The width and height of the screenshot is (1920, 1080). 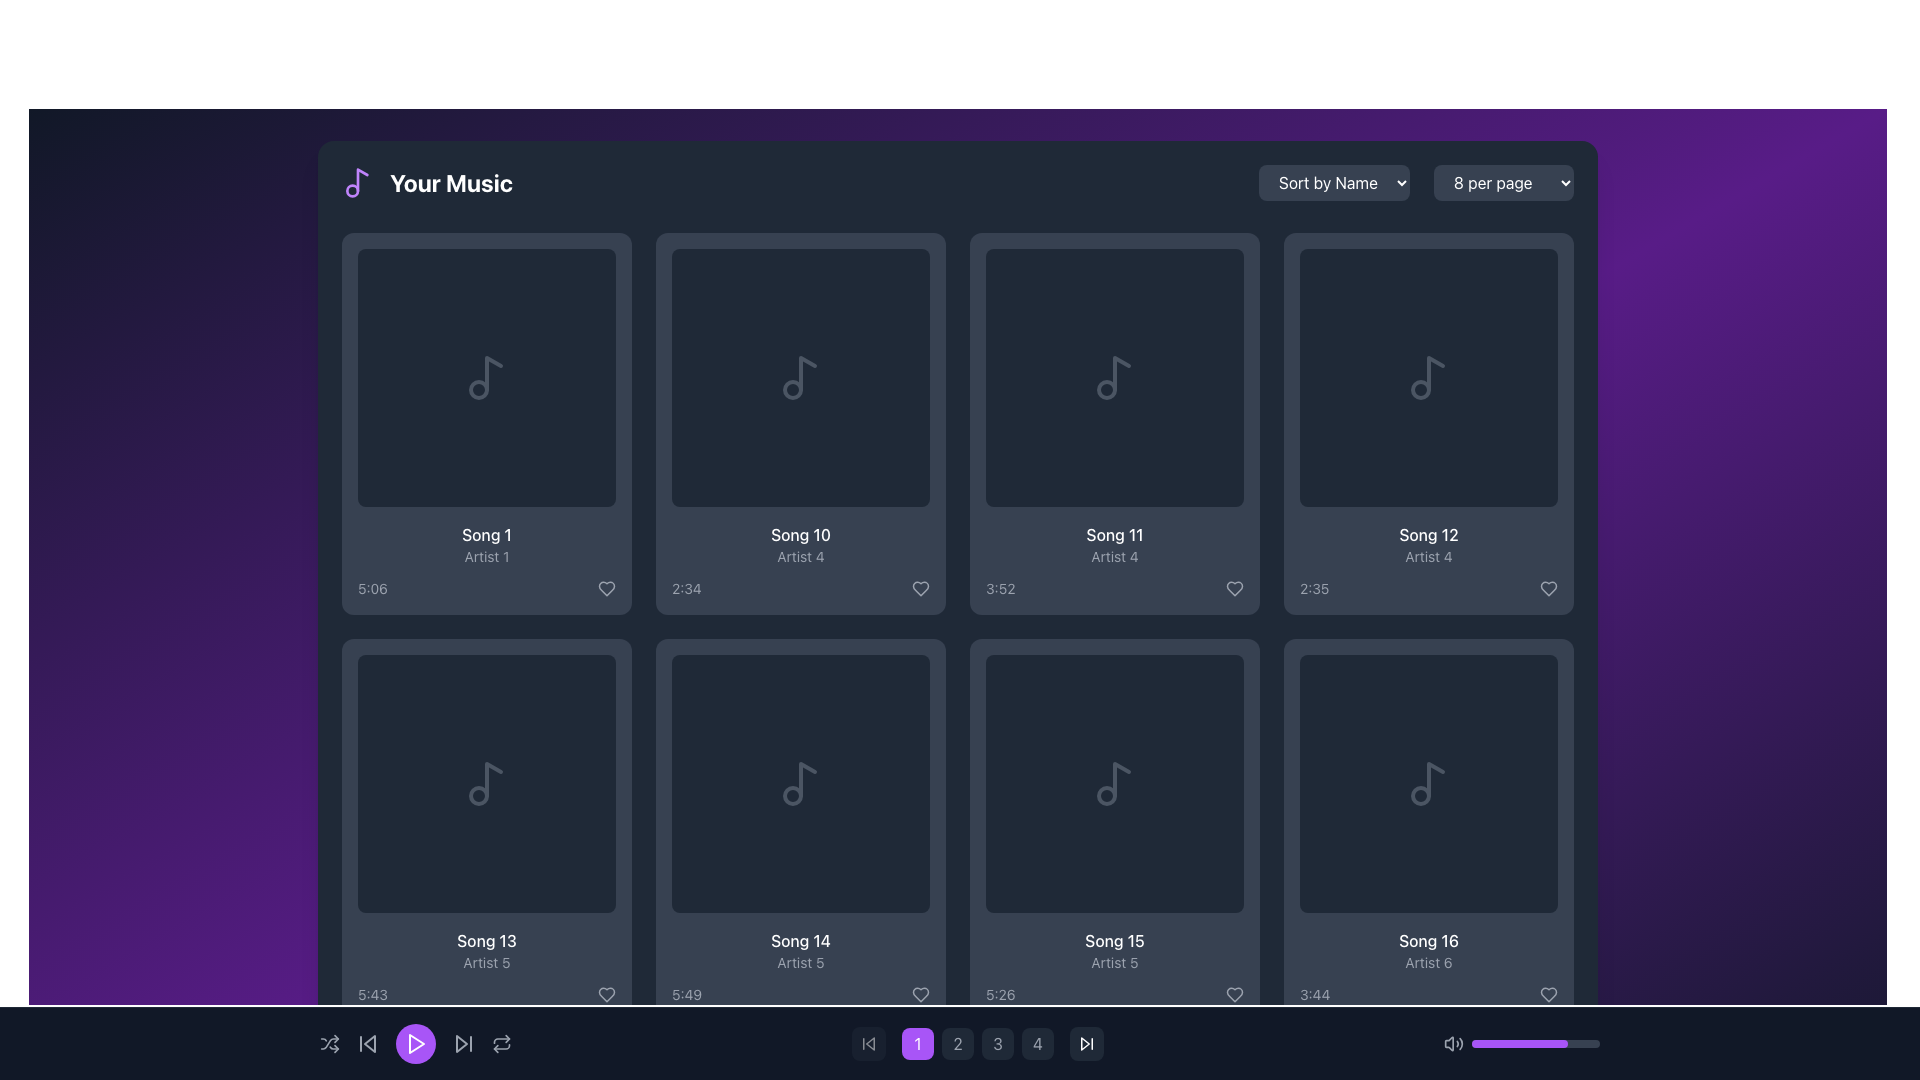 What do you see at coordinates (478, 794) in the screenshot?
I see `the SVG Circle element that visually augments the musical note icon, located beneath the central vertical line of the note` at bounding box center [478, 794].